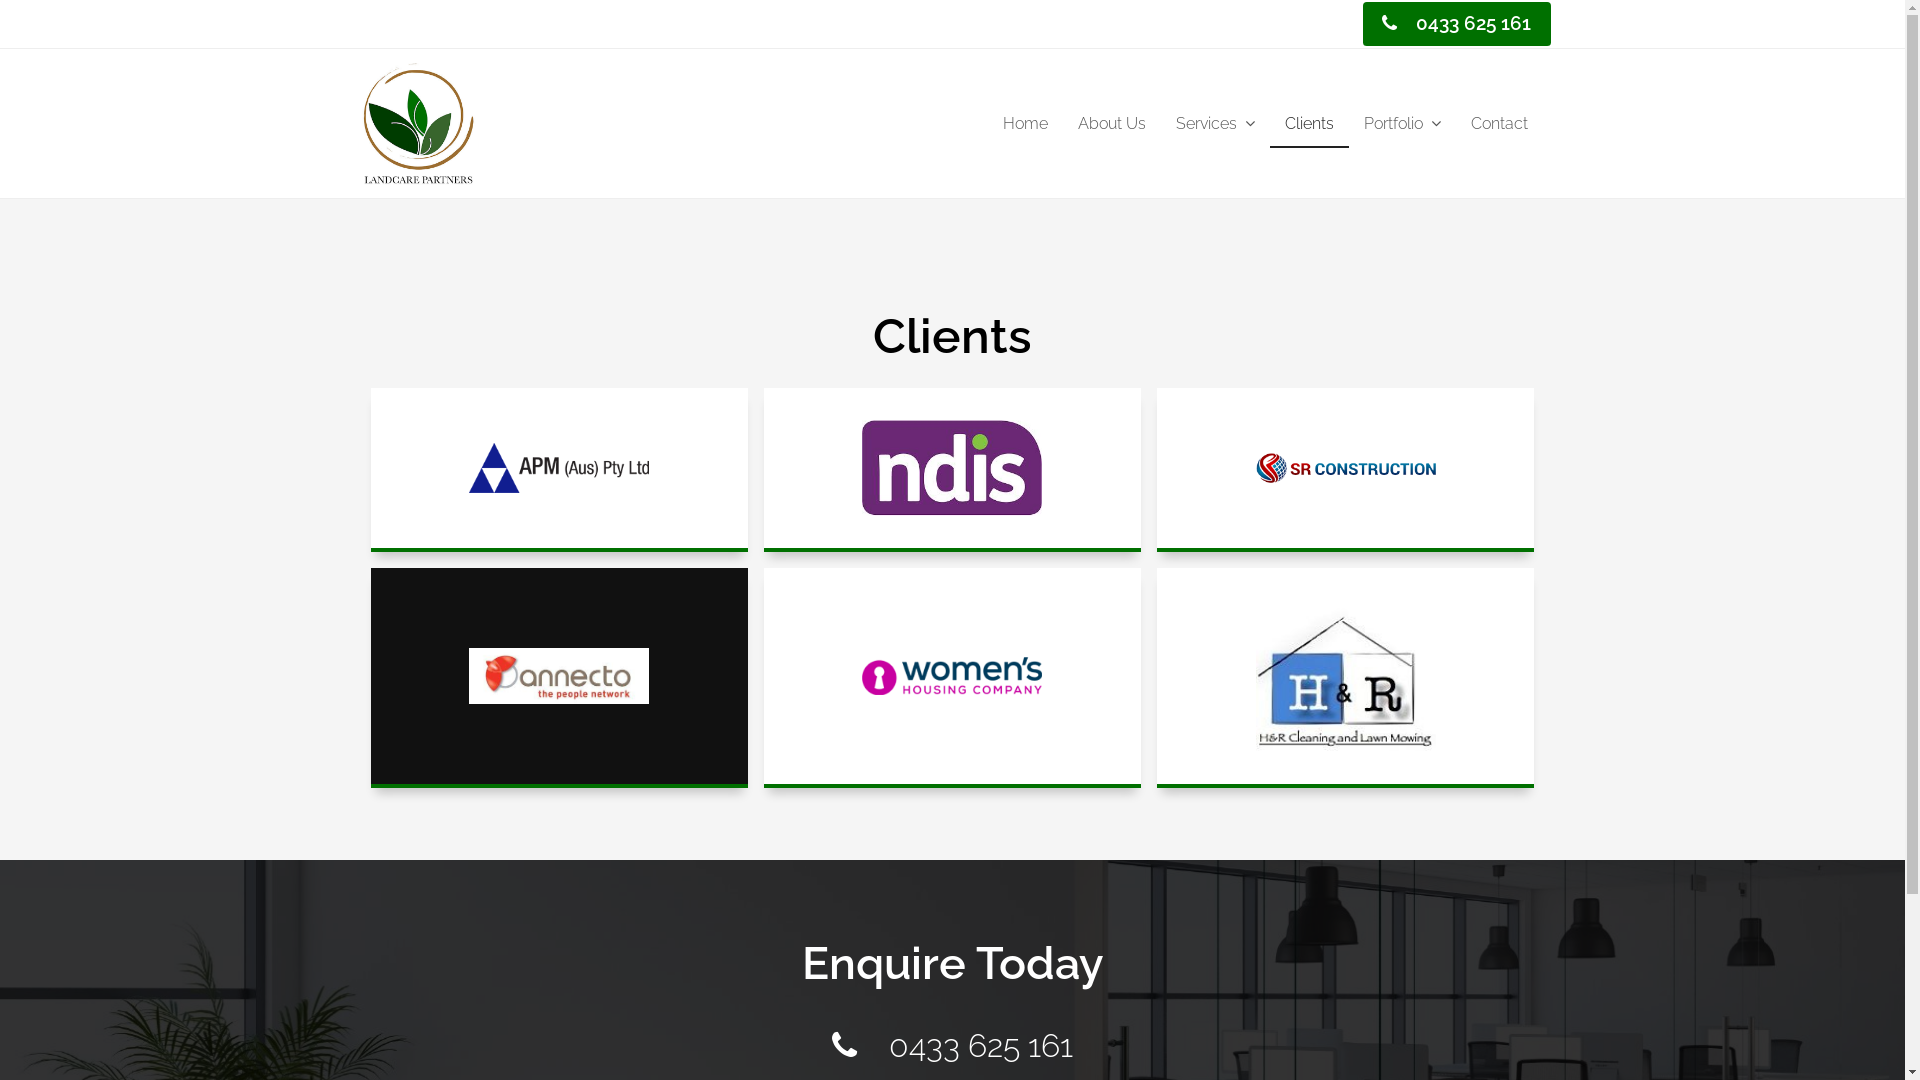 The image size is (1920, 1080). I want to click on 'About Us', so click(1109, 124).